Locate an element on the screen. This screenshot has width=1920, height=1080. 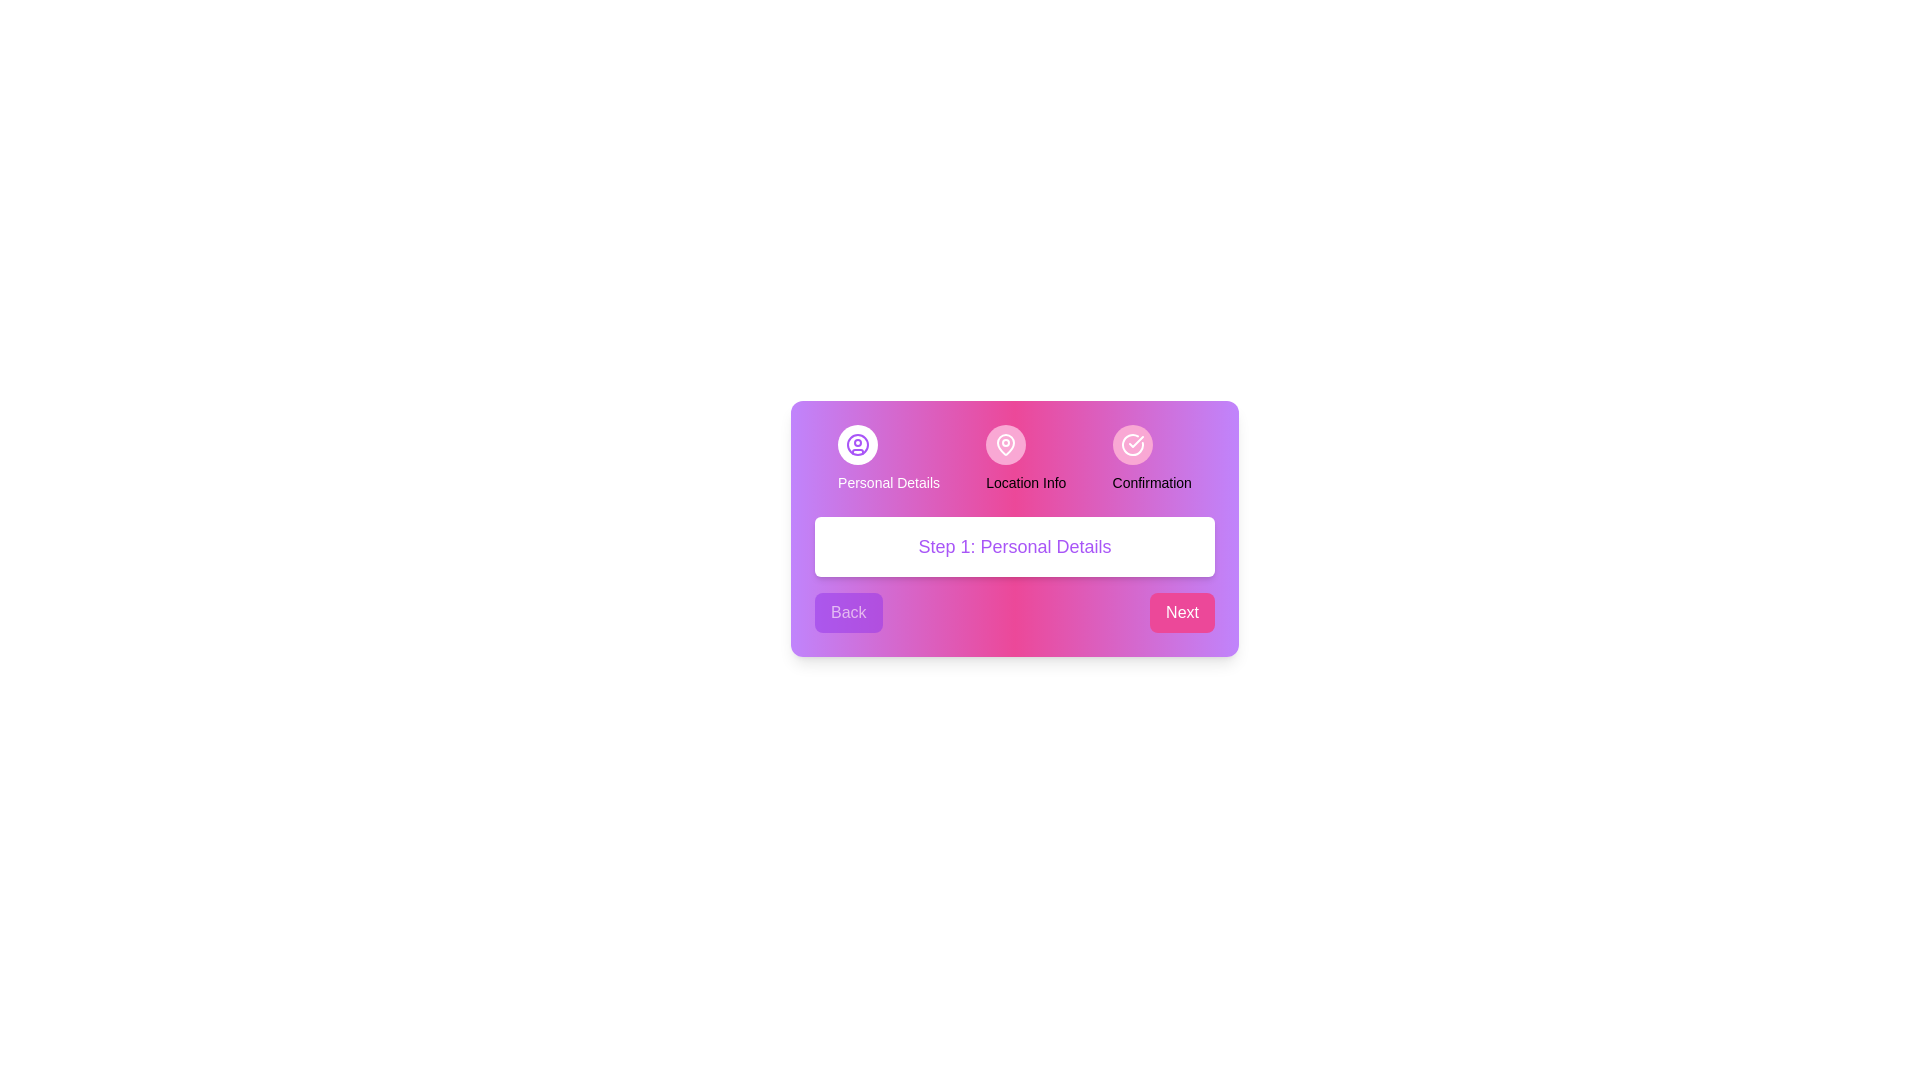
'Next' button to navigate to the next step is located at coordinates (1181, 612).